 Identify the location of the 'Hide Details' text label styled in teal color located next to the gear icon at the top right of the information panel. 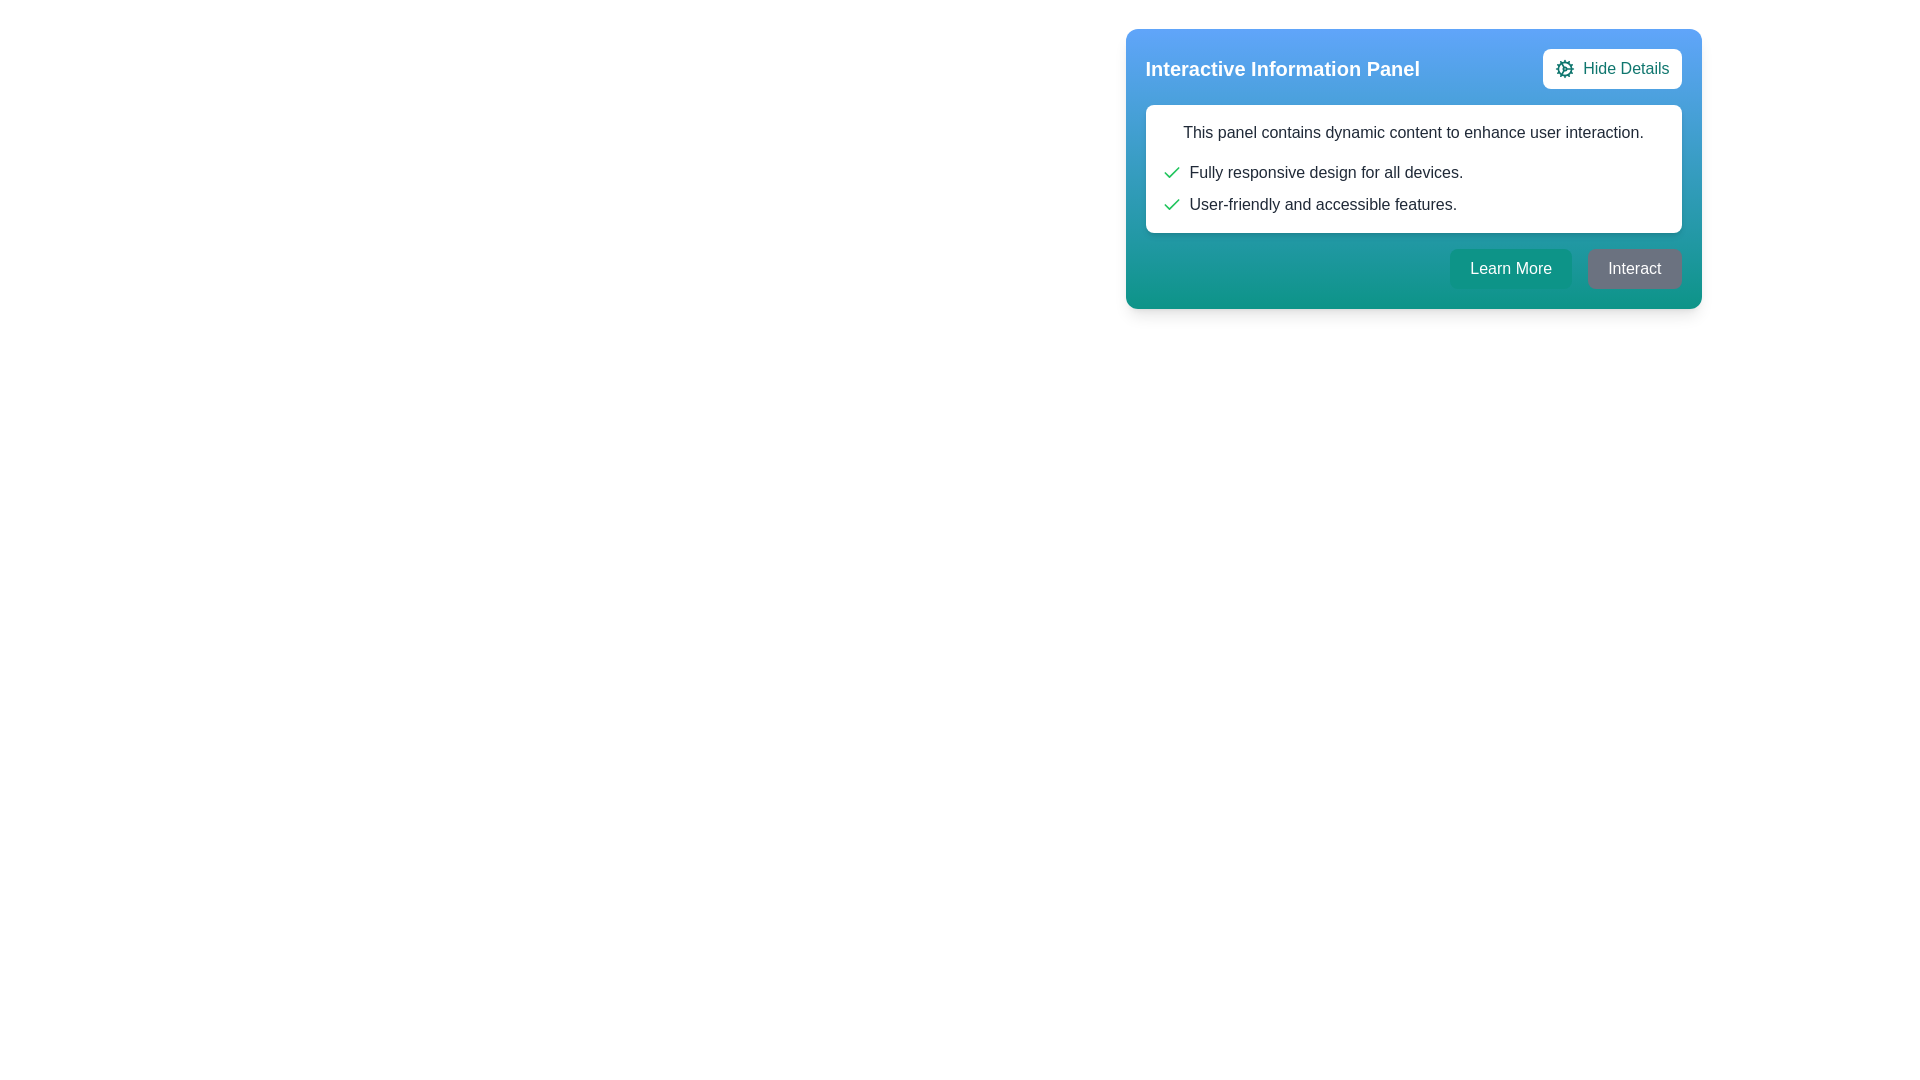
(1626, 68).